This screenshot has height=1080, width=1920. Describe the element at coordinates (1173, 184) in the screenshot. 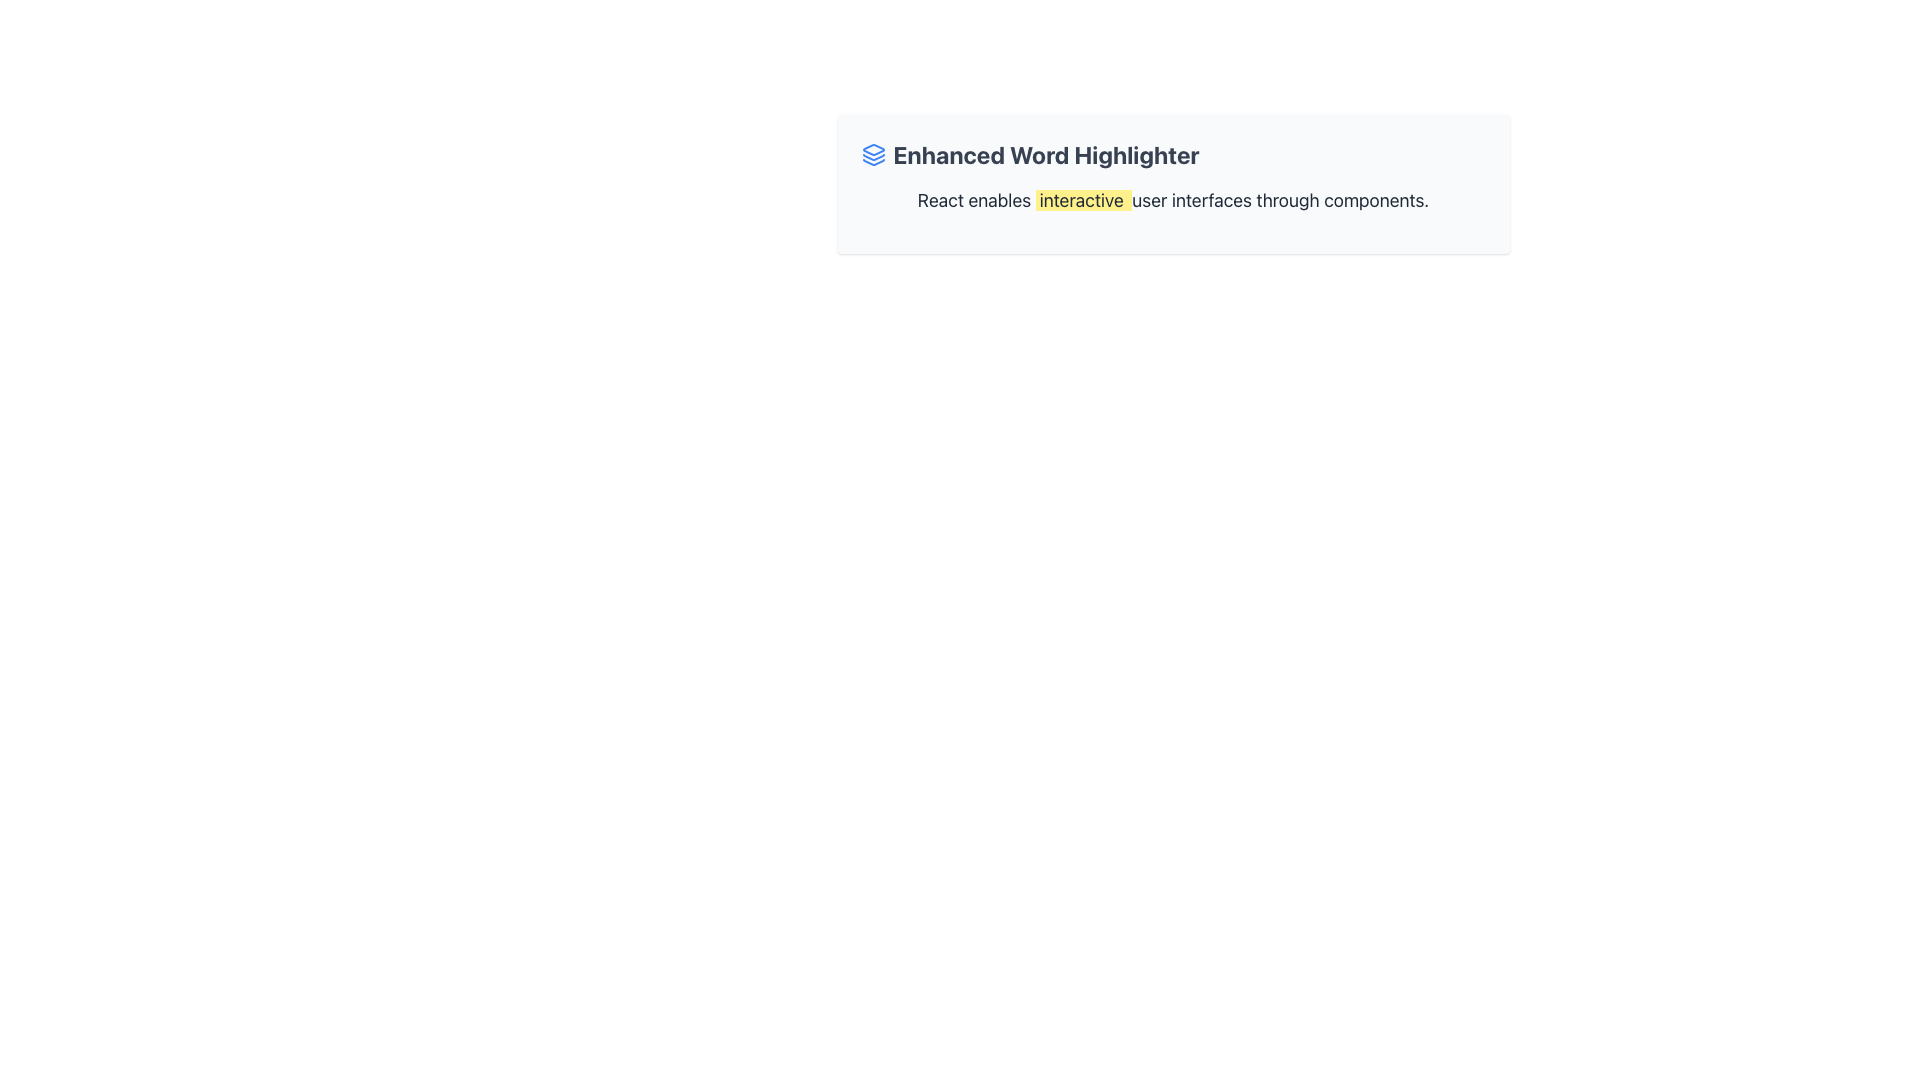

I see `the highlighted word 'interactive' in the section titled 'Enhanced Word Highlighter'` at that location.